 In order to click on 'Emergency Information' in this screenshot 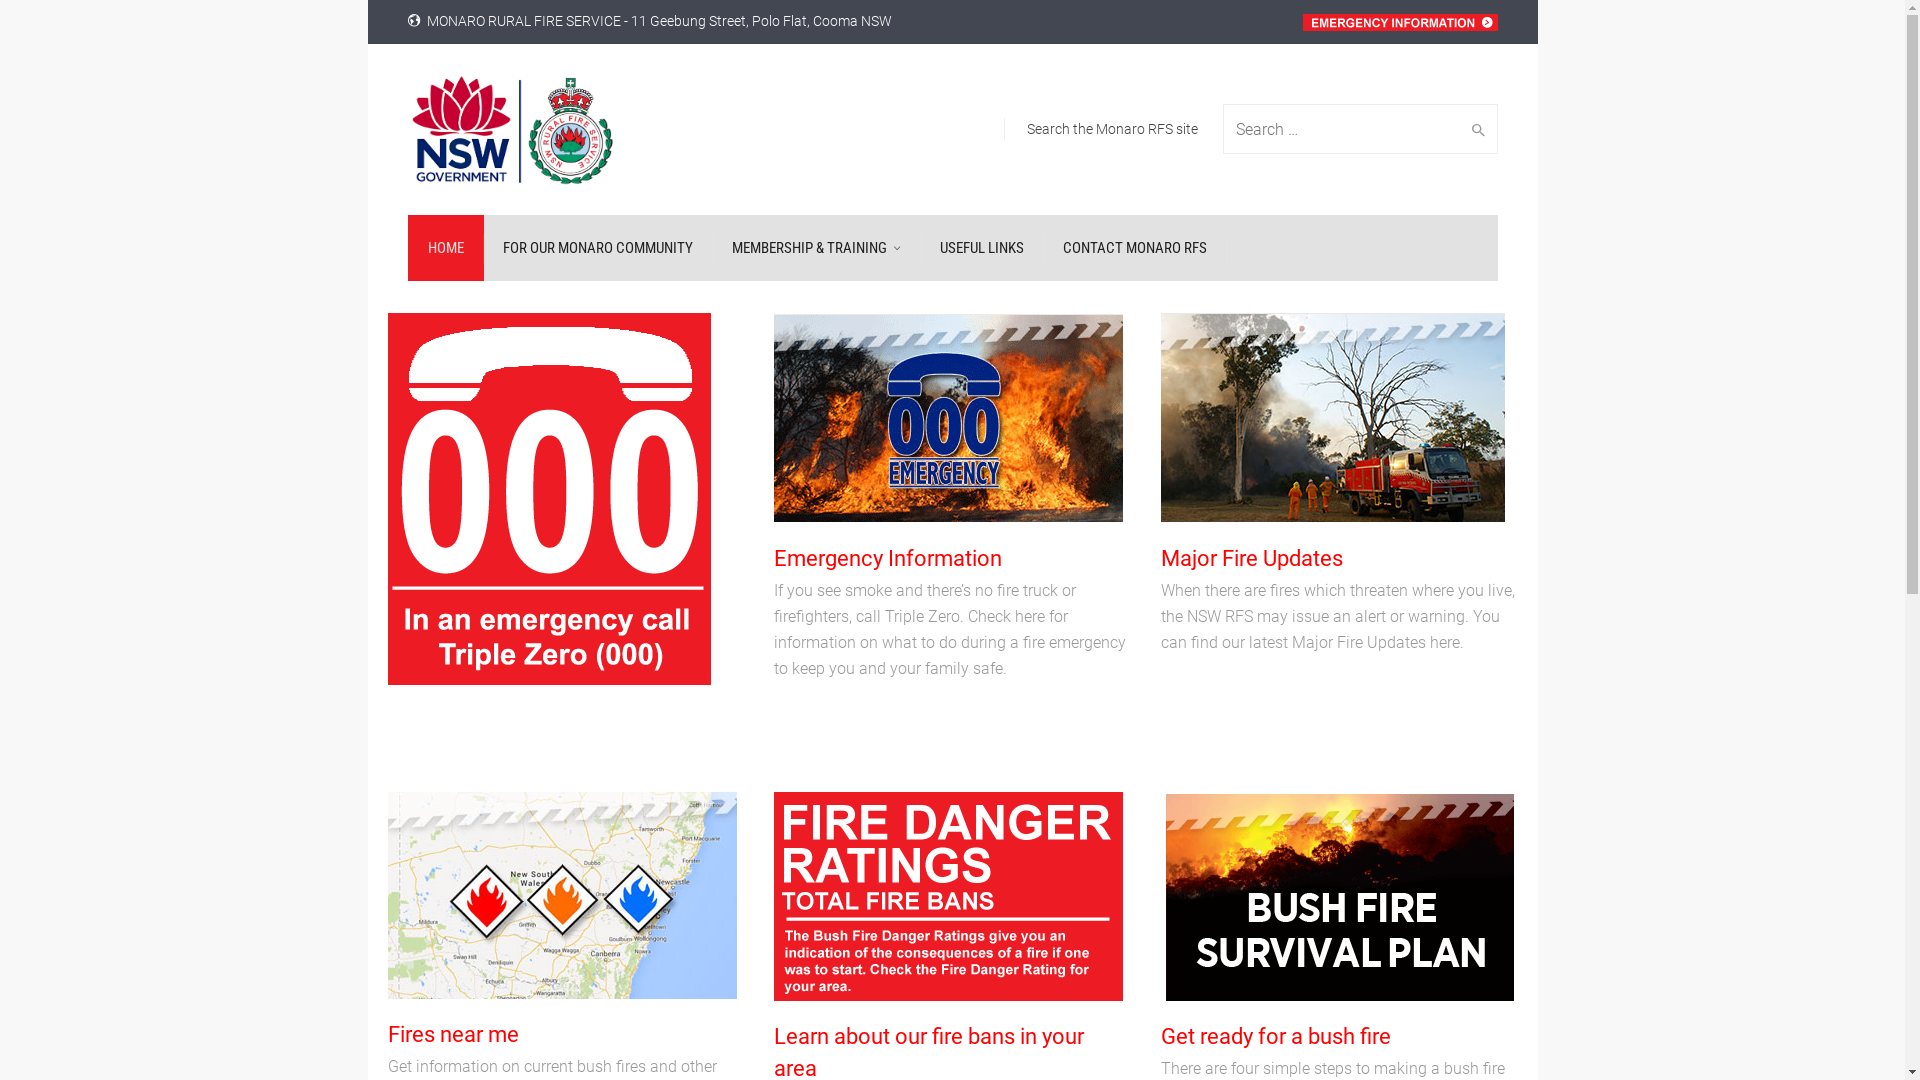, I will do `click(887, 558)`.